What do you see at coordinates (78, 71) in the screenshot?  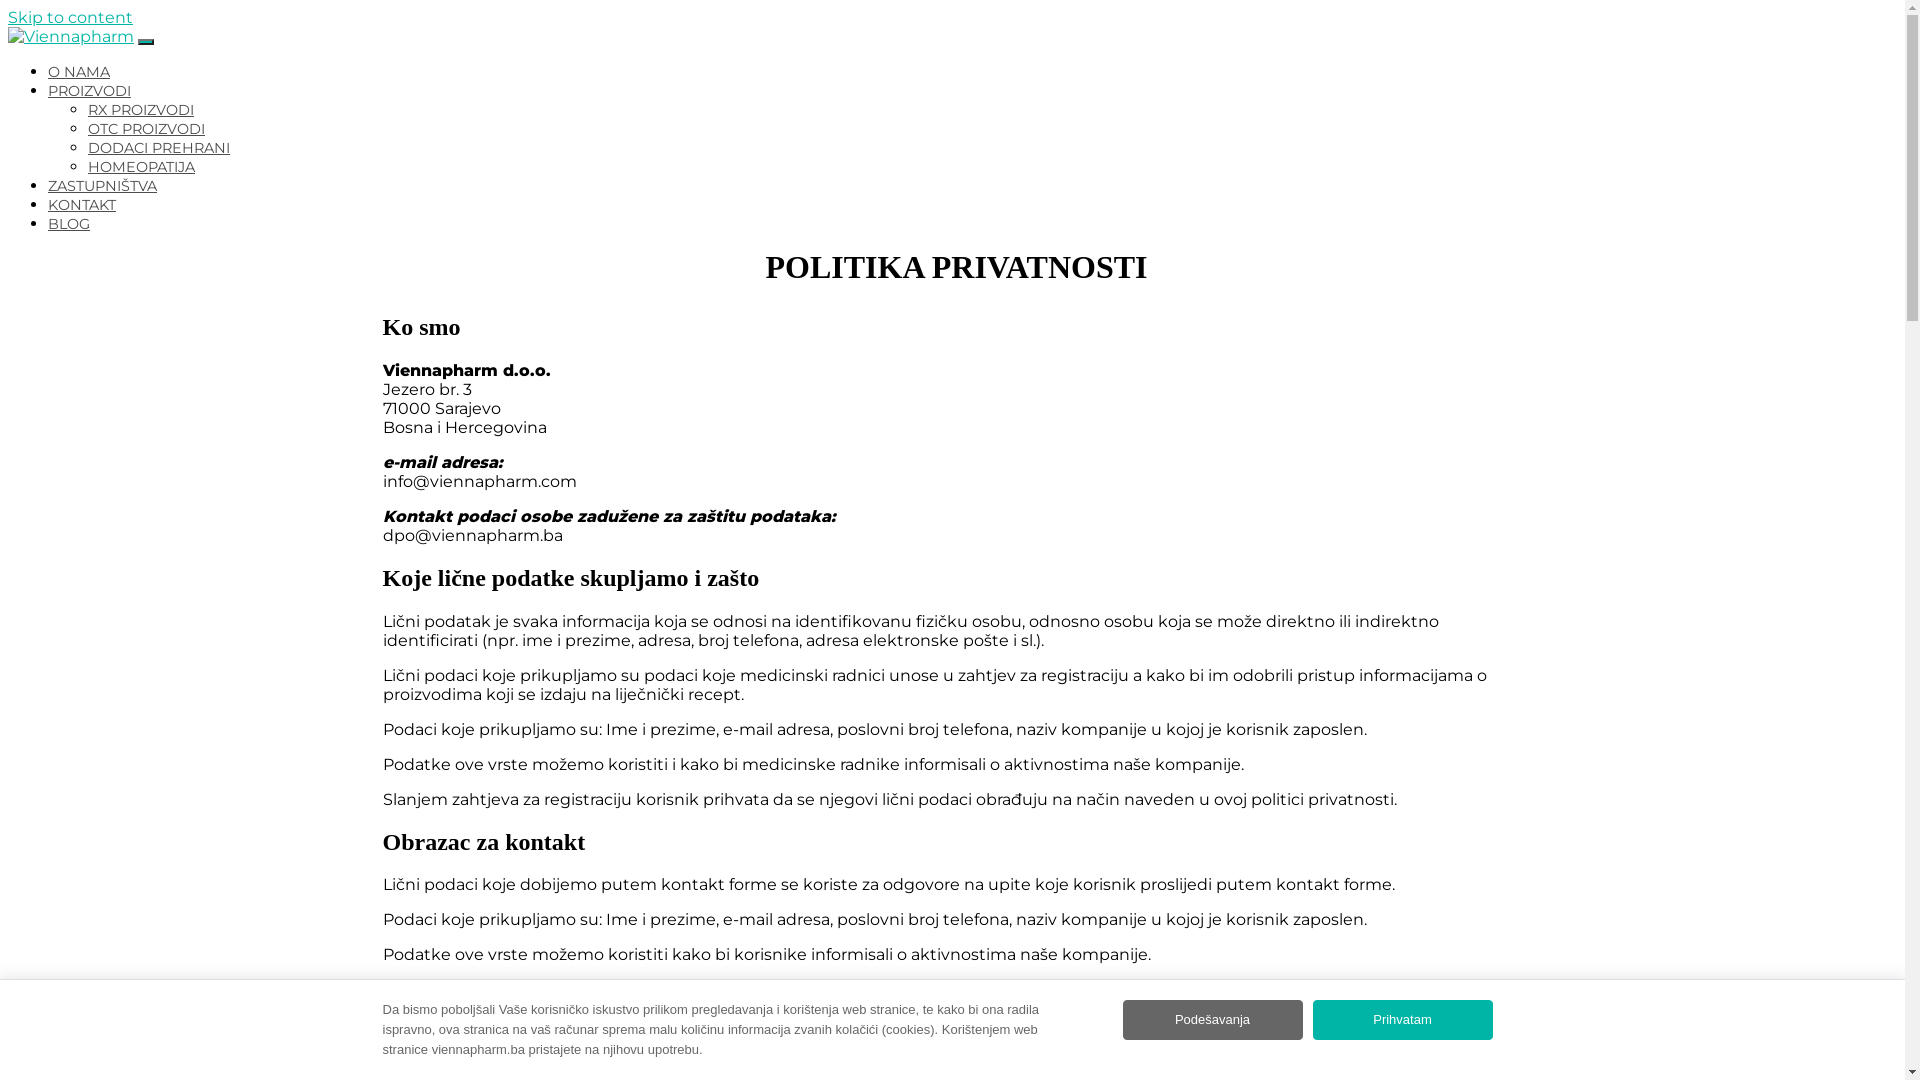 I see `'O NAMA'` at bounding box center [78, 71].